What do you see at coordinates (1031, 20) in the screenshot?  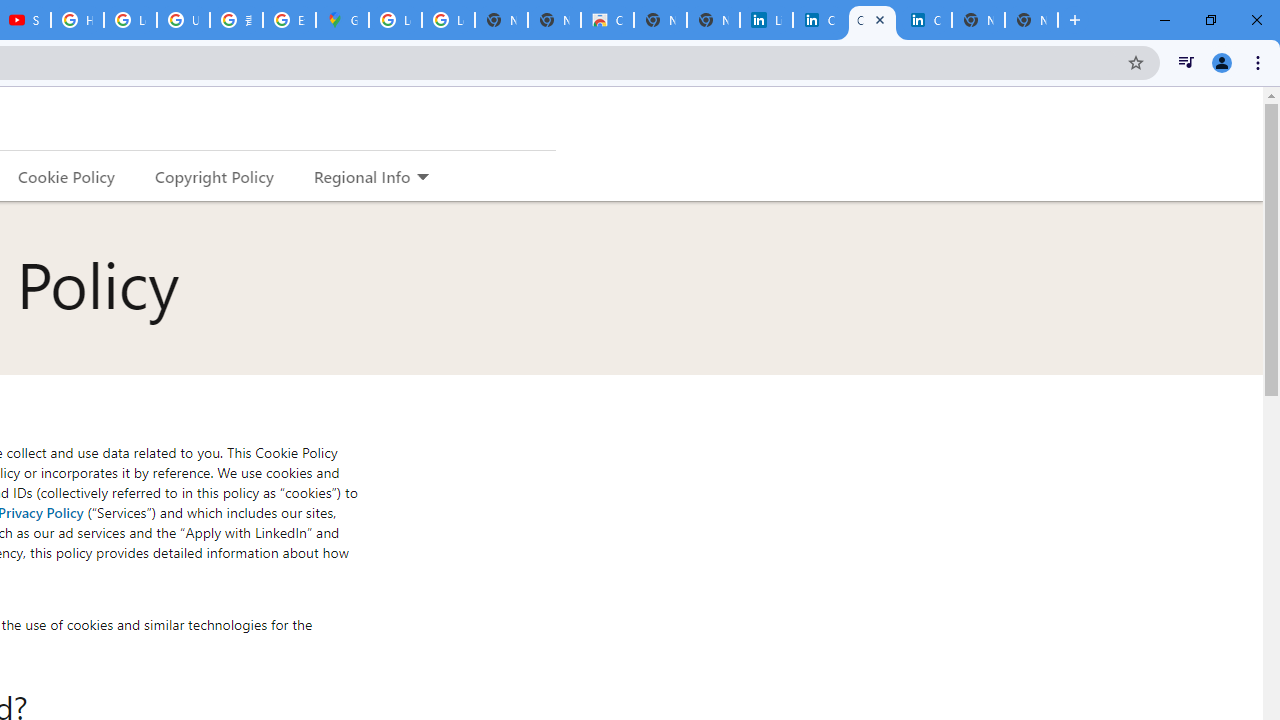 I see `'New Tab'` at bounding box center [1031, 20].